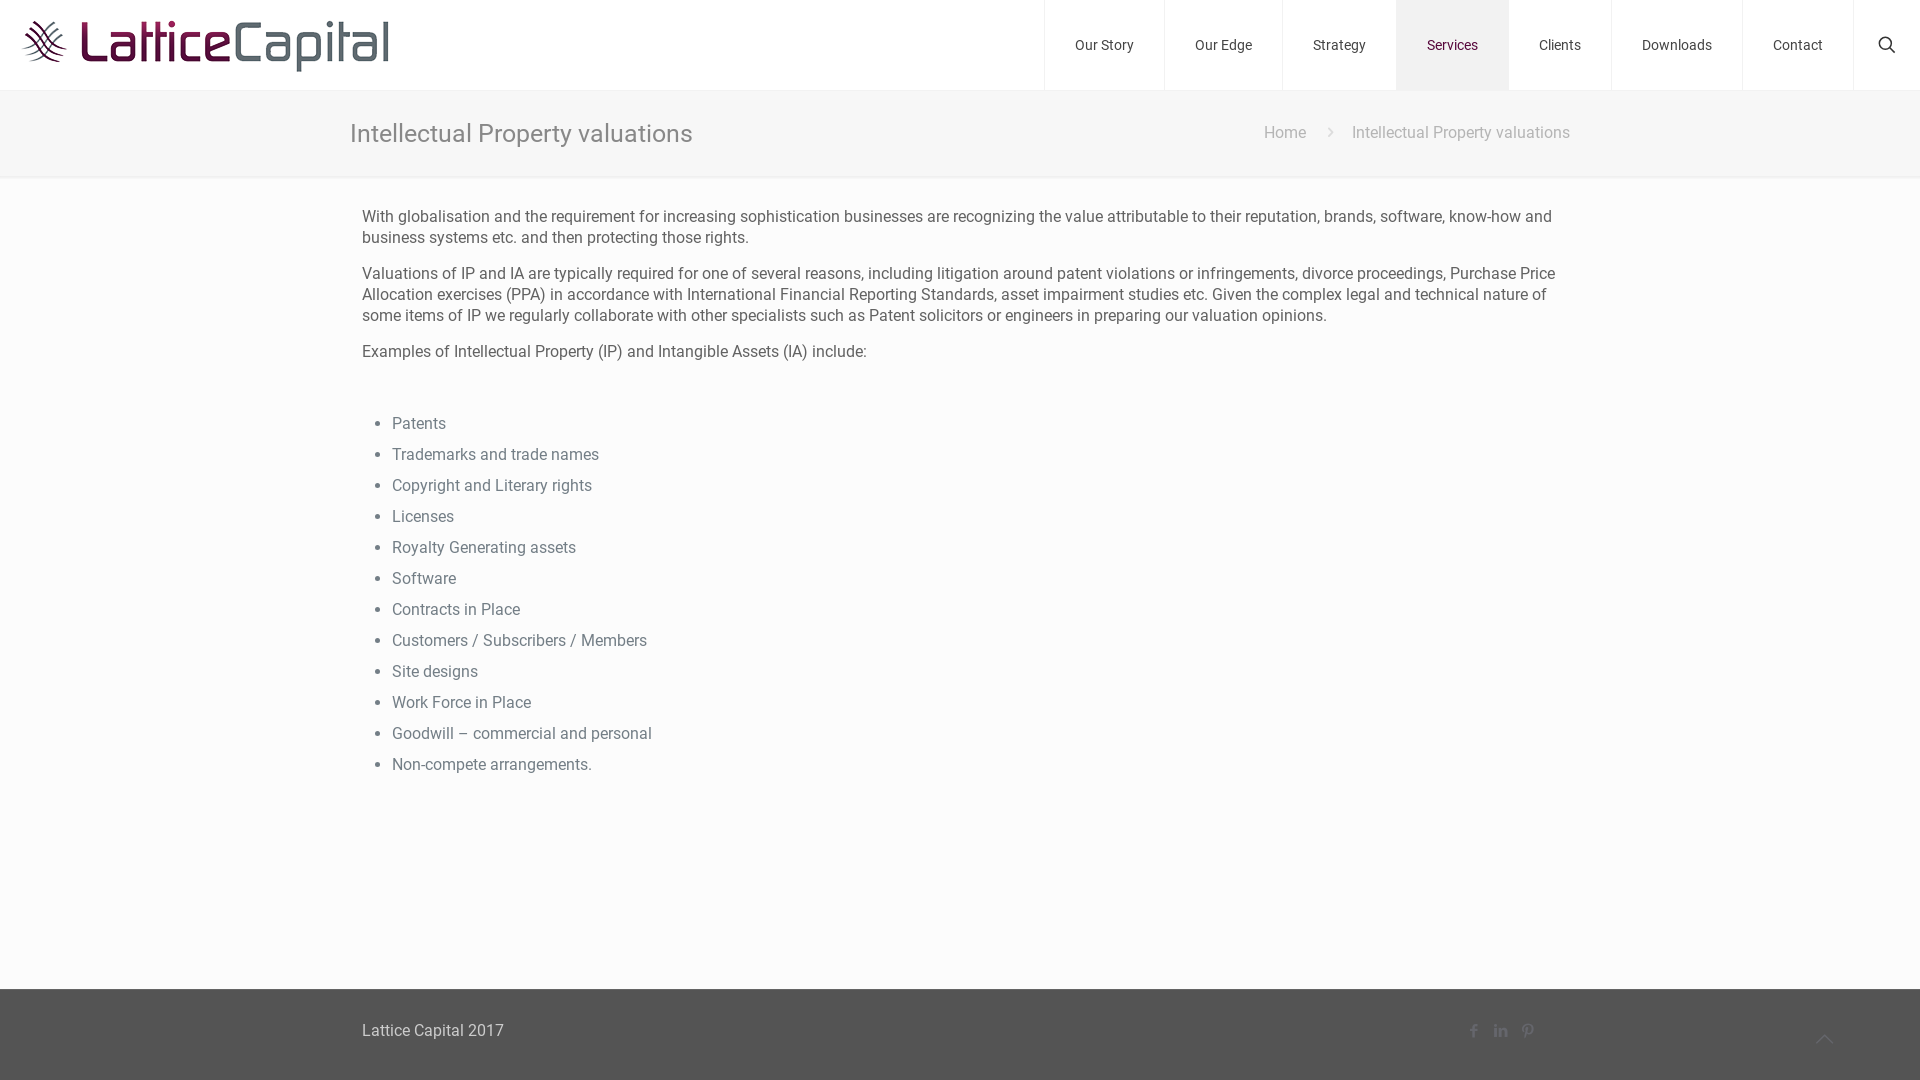  What do you see at coordinates (1103, 45) in the screenshot?
I see `'Our Story'` at bounding box center [1103, 45].